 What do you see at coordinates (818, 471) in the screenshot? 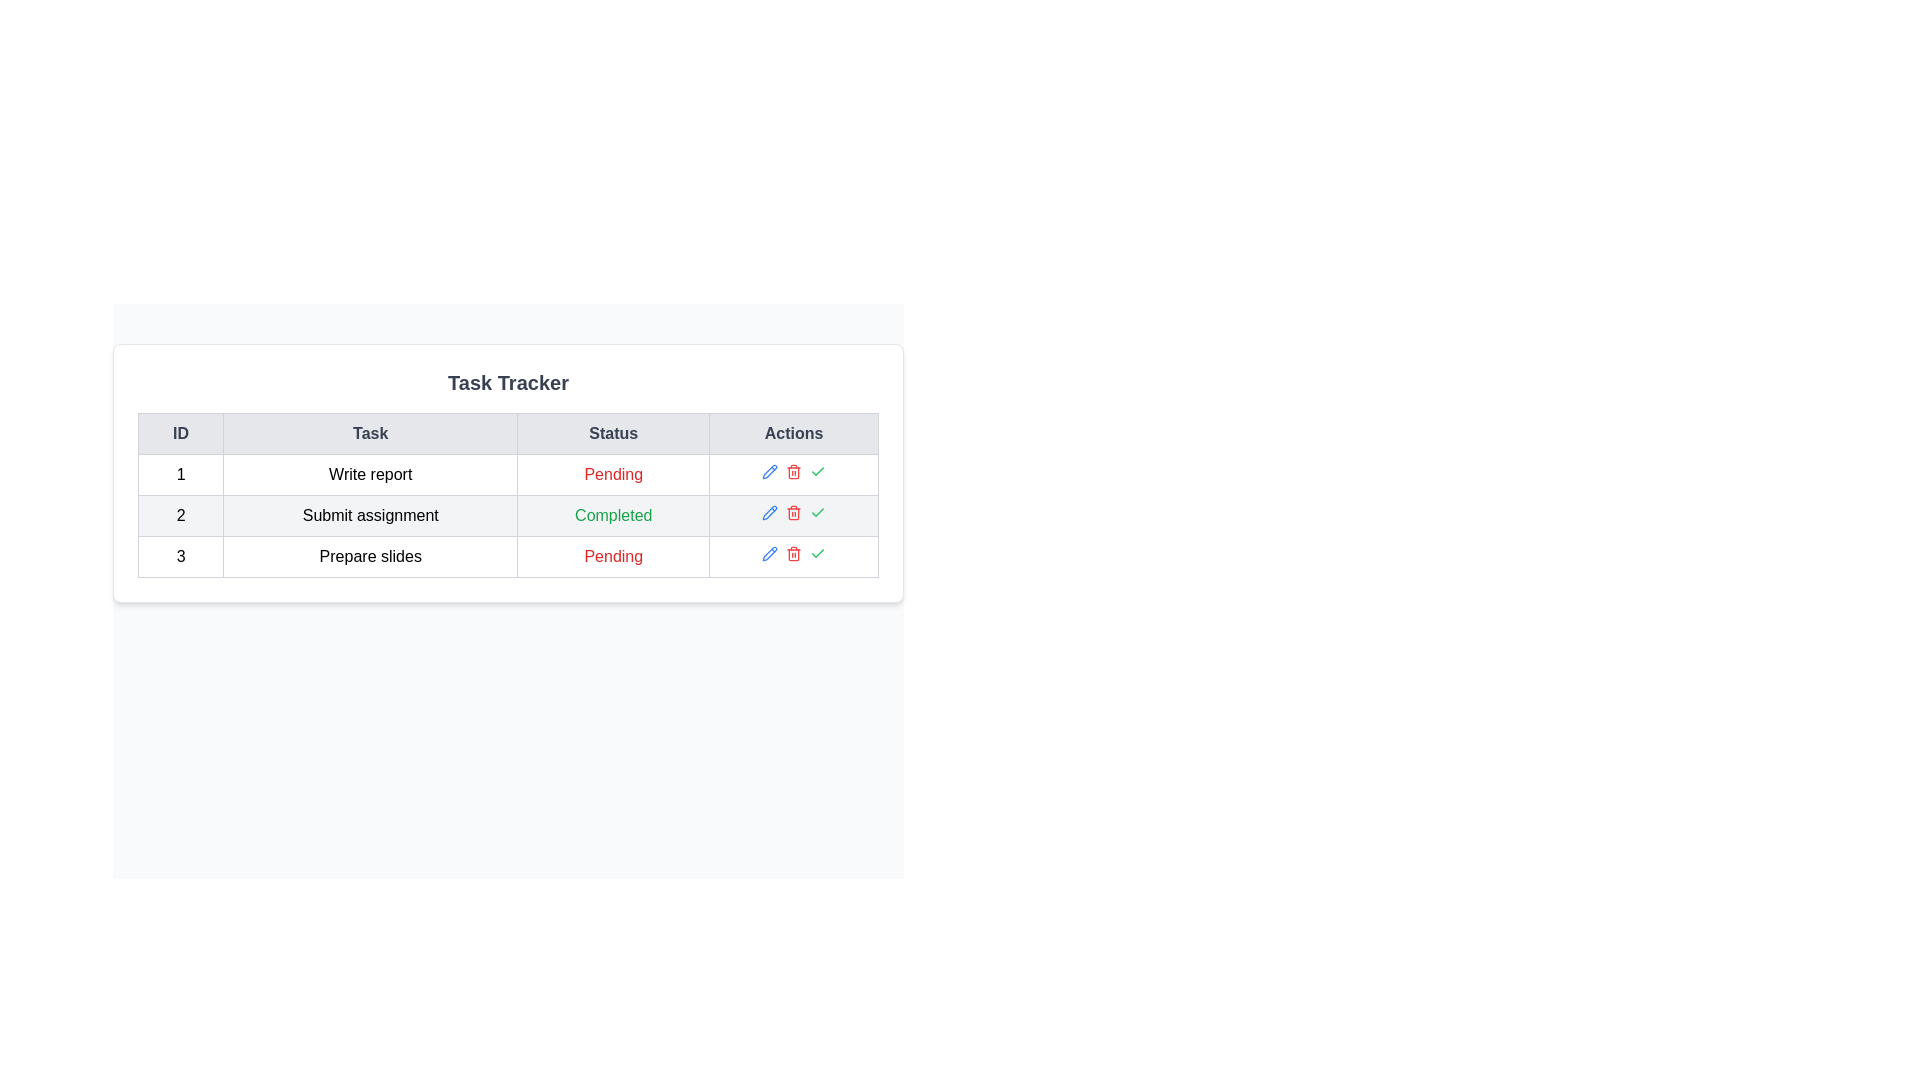
I see `the check icon for task with ID 1 to mark it as completed` at bounding box center [818, 471].